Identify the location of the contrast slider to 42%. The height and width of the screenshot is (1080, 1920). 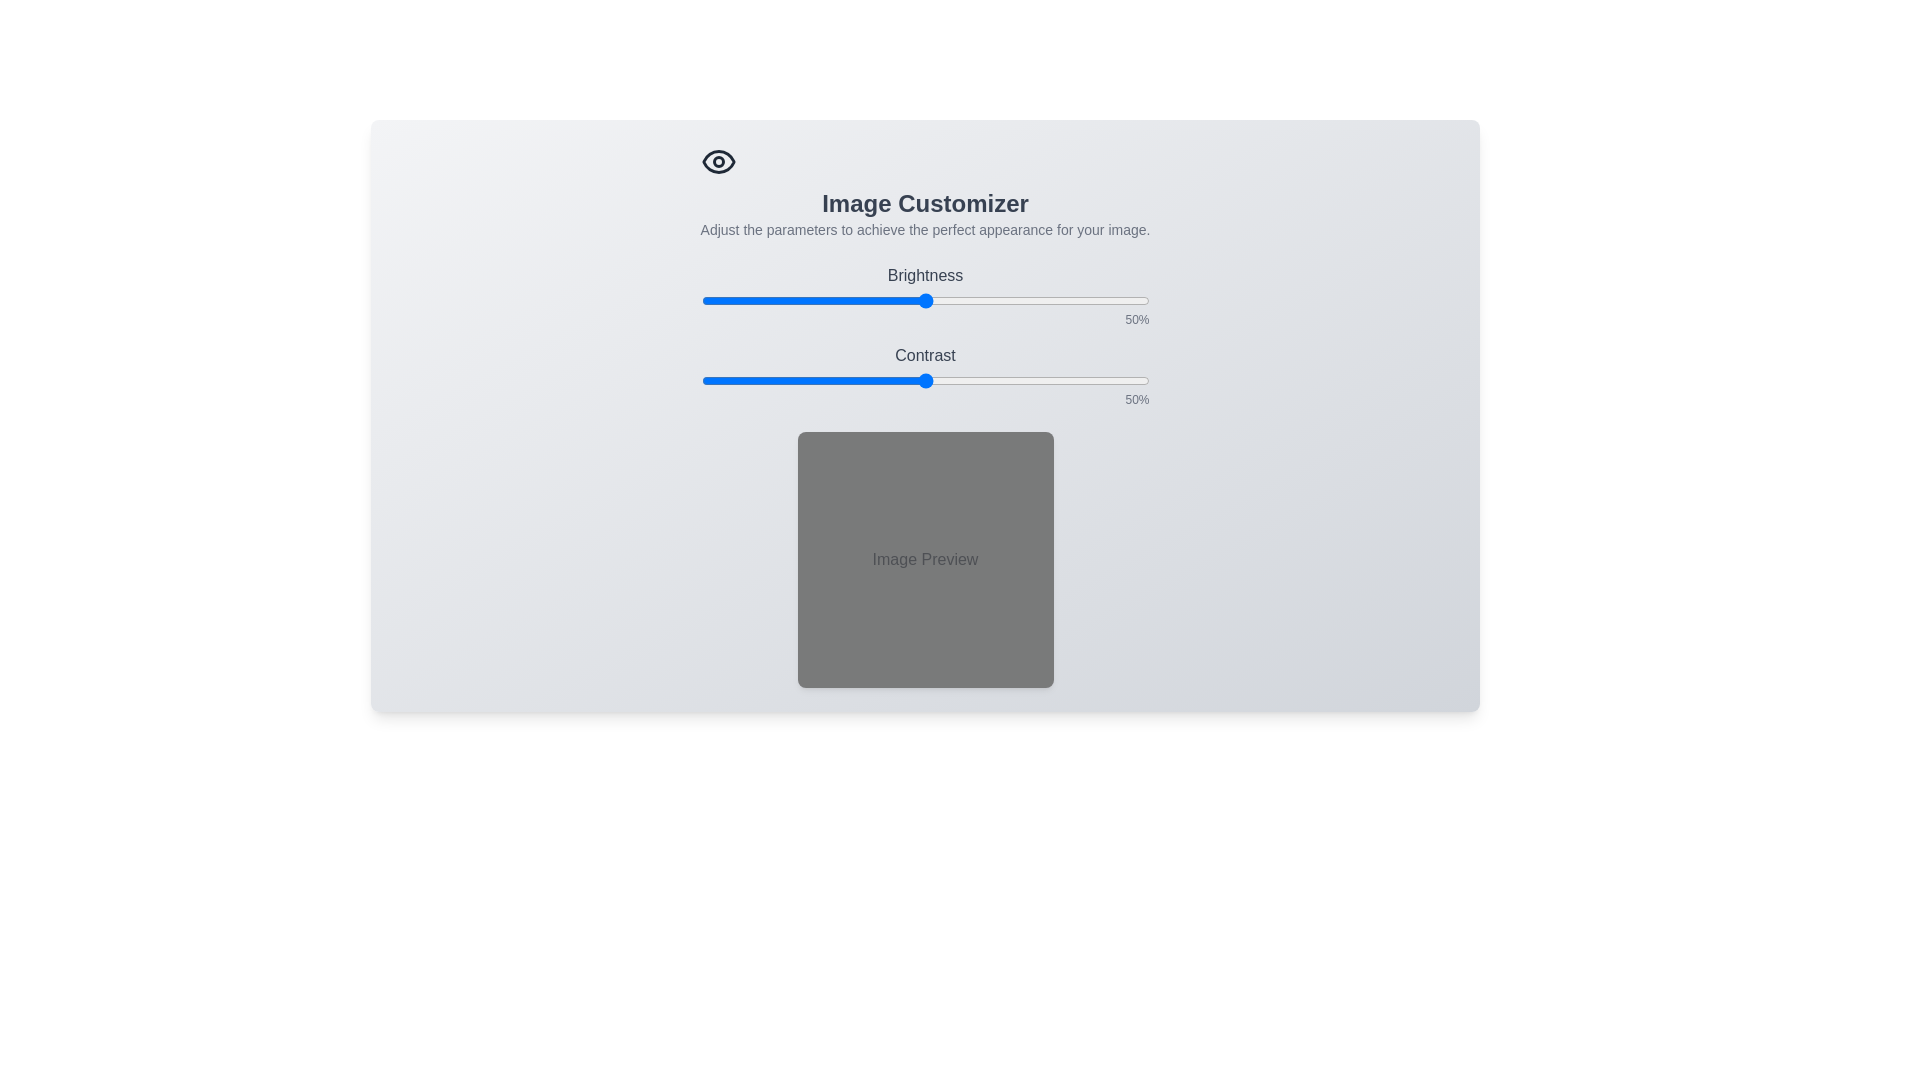
(888, 381).